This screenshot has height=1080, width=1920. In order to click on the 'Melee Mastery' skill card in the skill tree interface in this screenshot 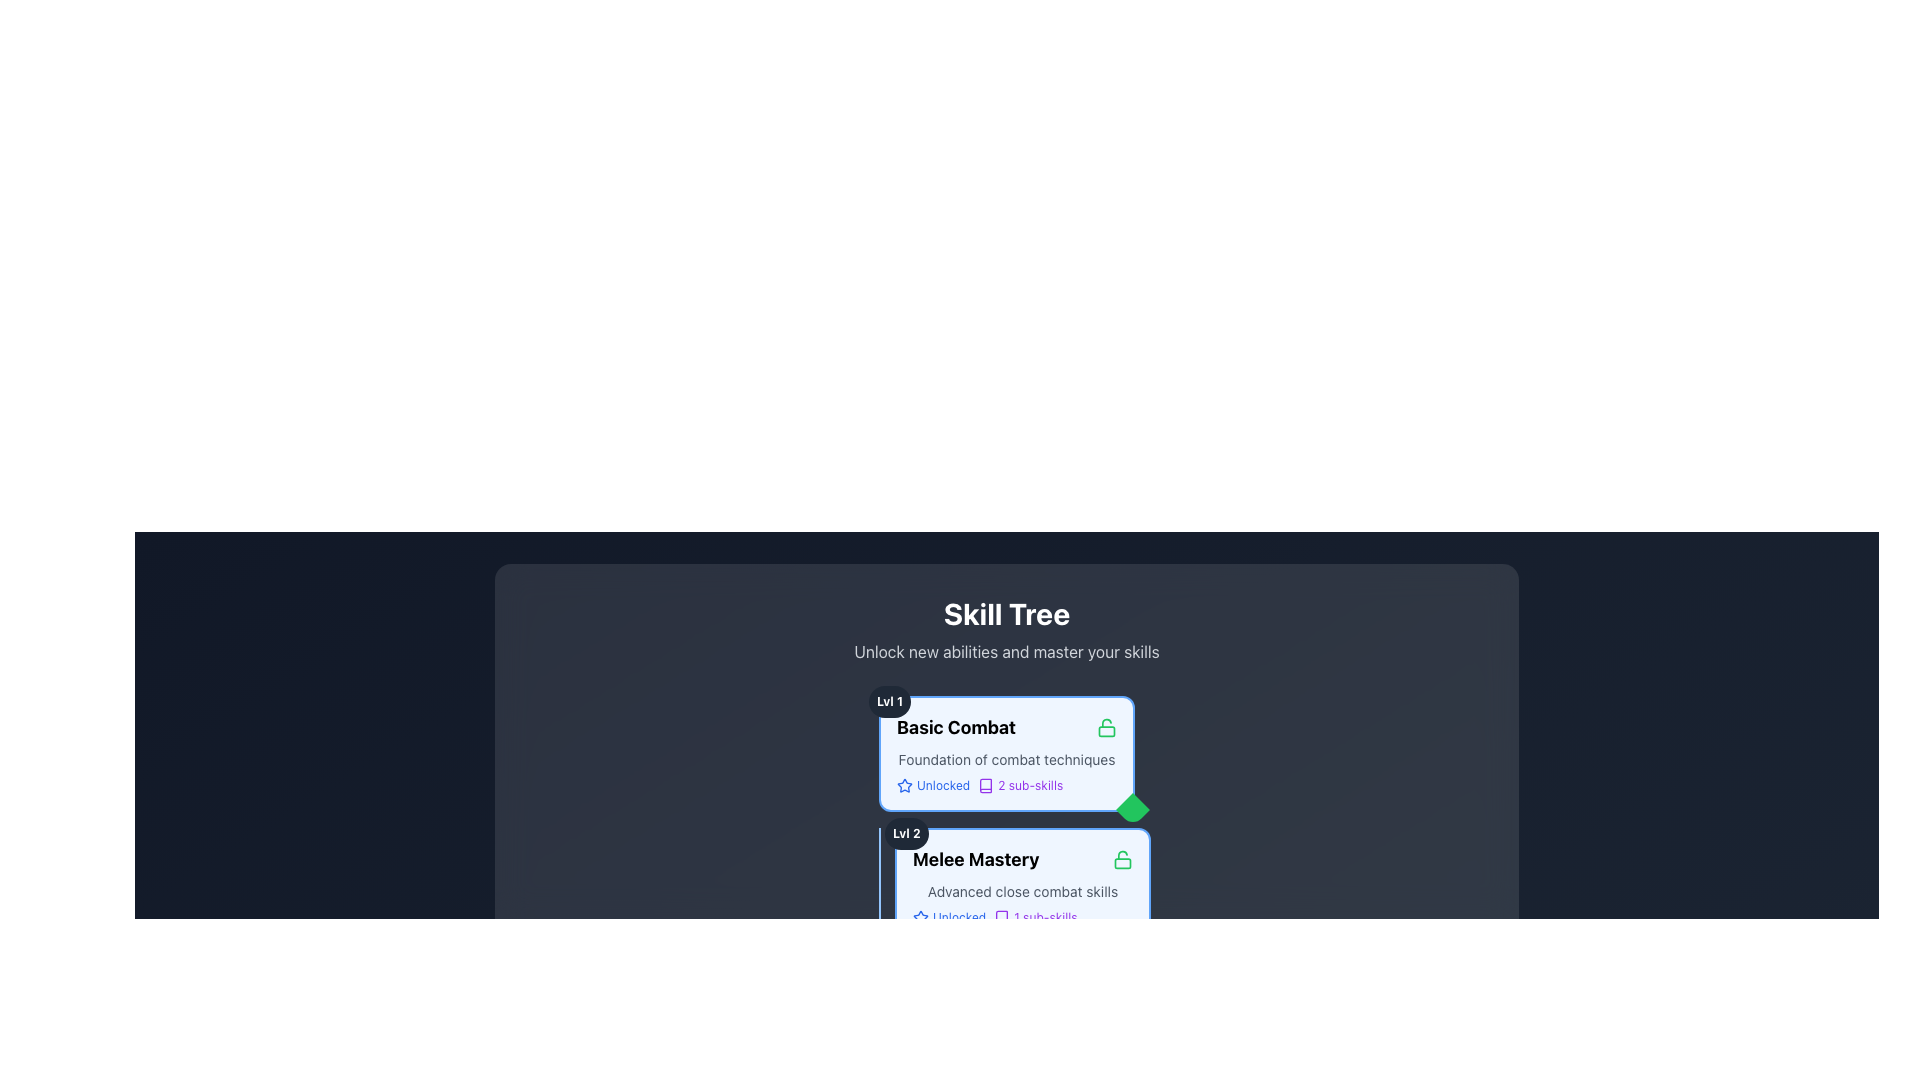, I will do `click(1022, 885)`.